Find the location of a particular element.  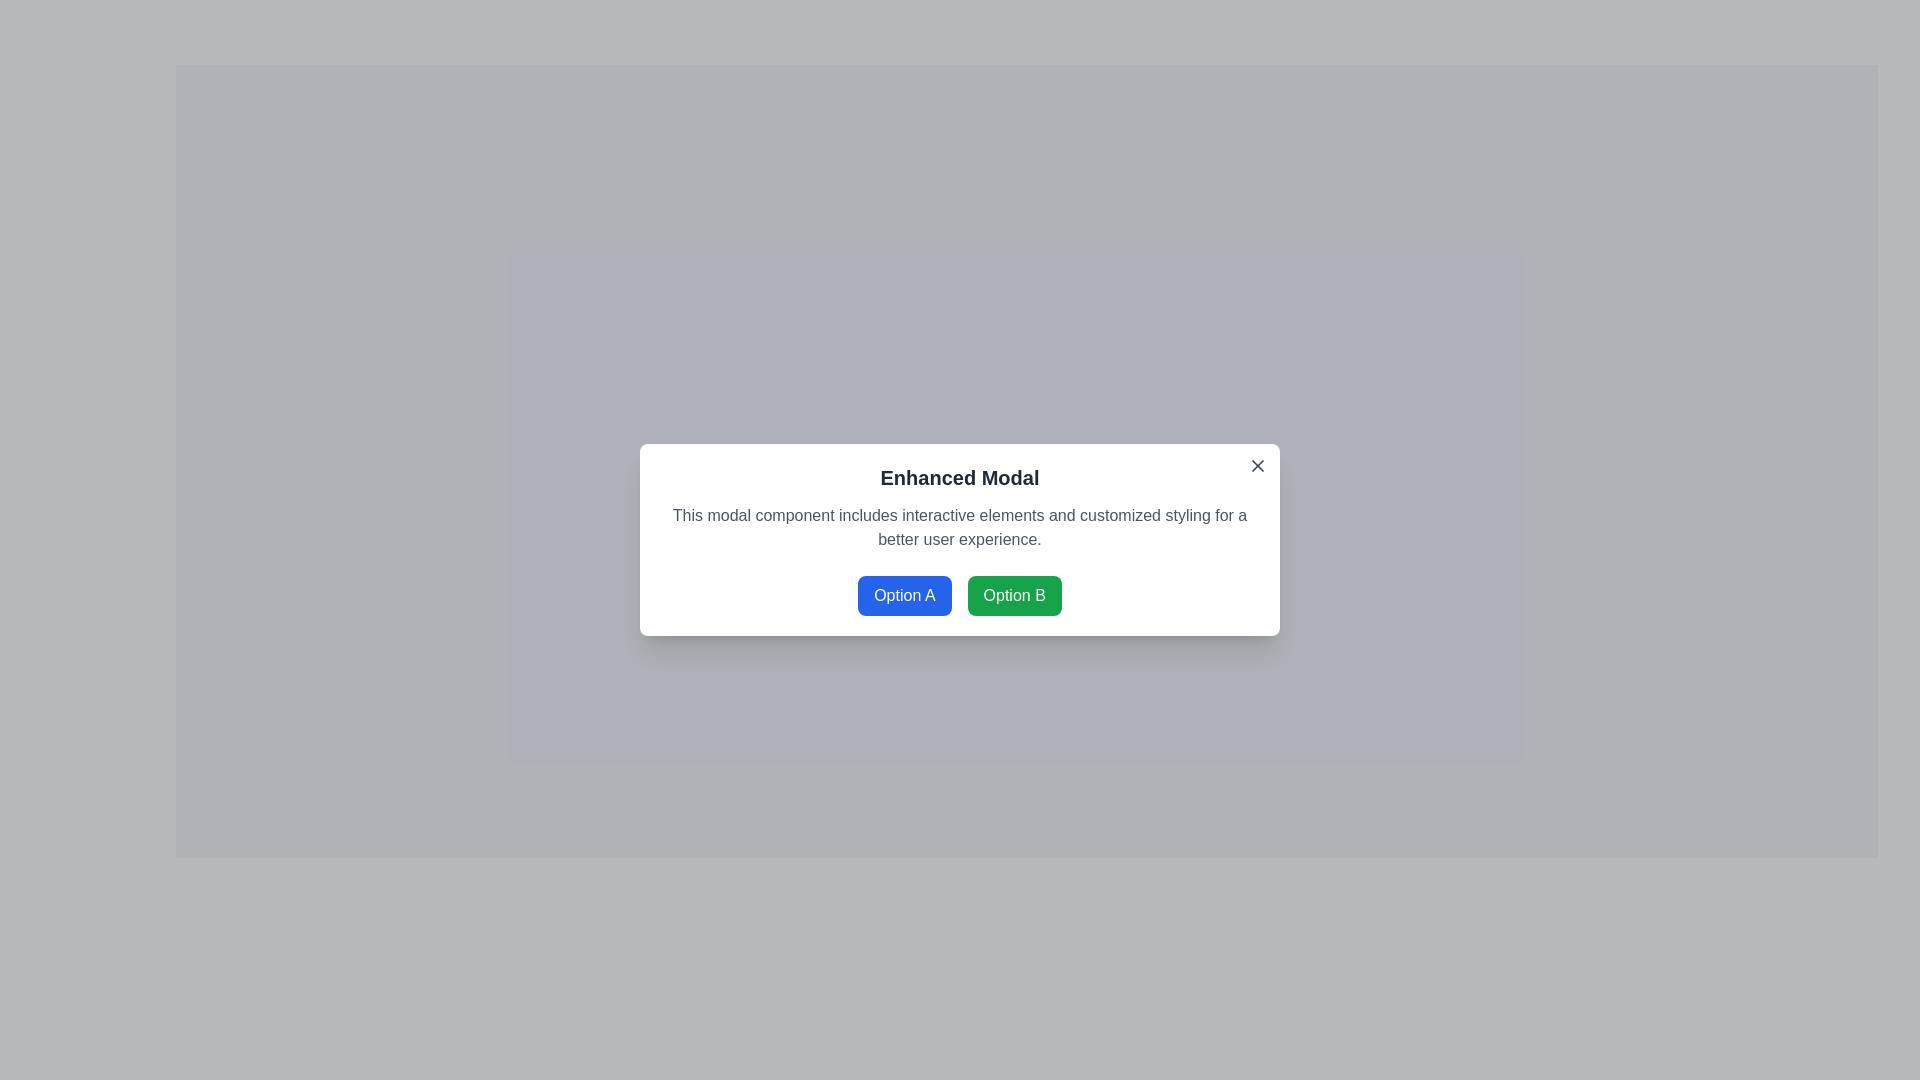

the close button located at the top-right corner of the modal window to trigger hover effects is located at coordinates (1256, 466).